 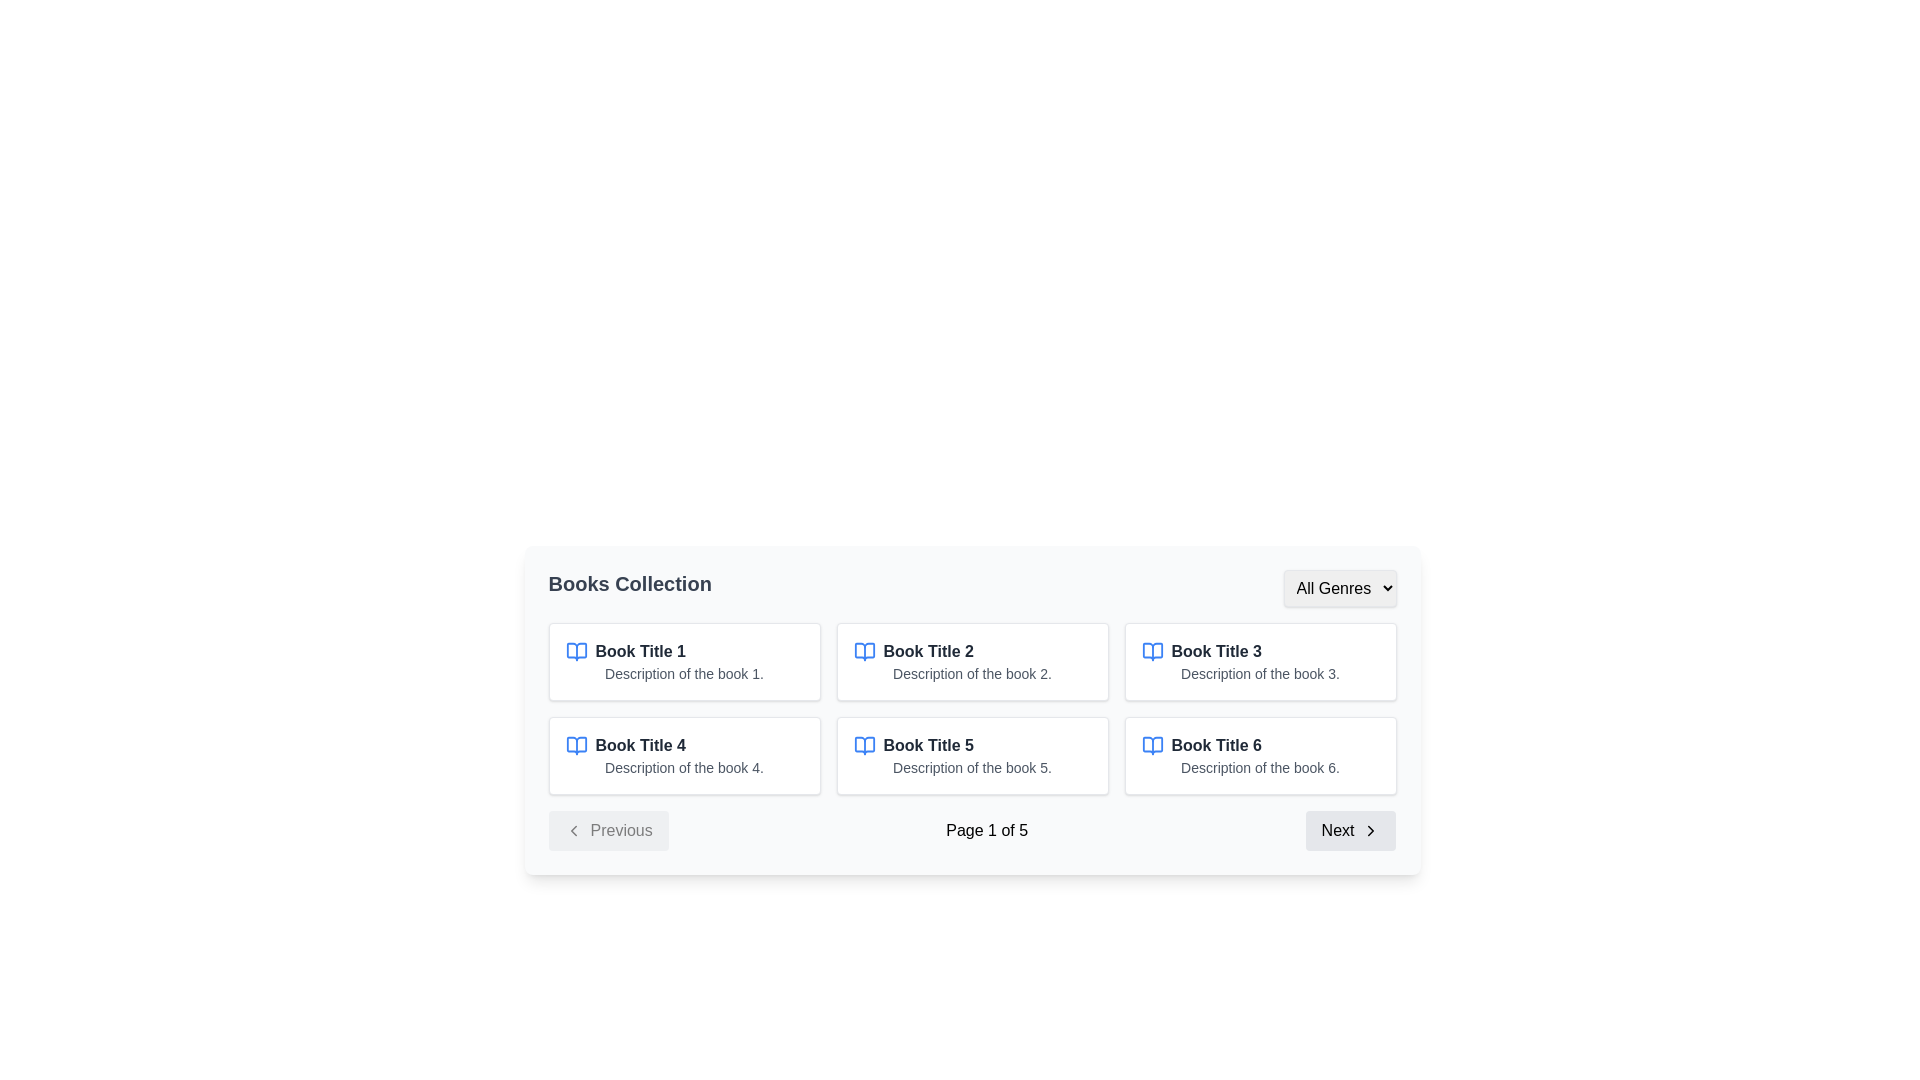 I want to click on the leftward-pointing chevron-shaped icon located within the 'Previous' button at the bottom-left section of the interface, so click(x=572, y=830).